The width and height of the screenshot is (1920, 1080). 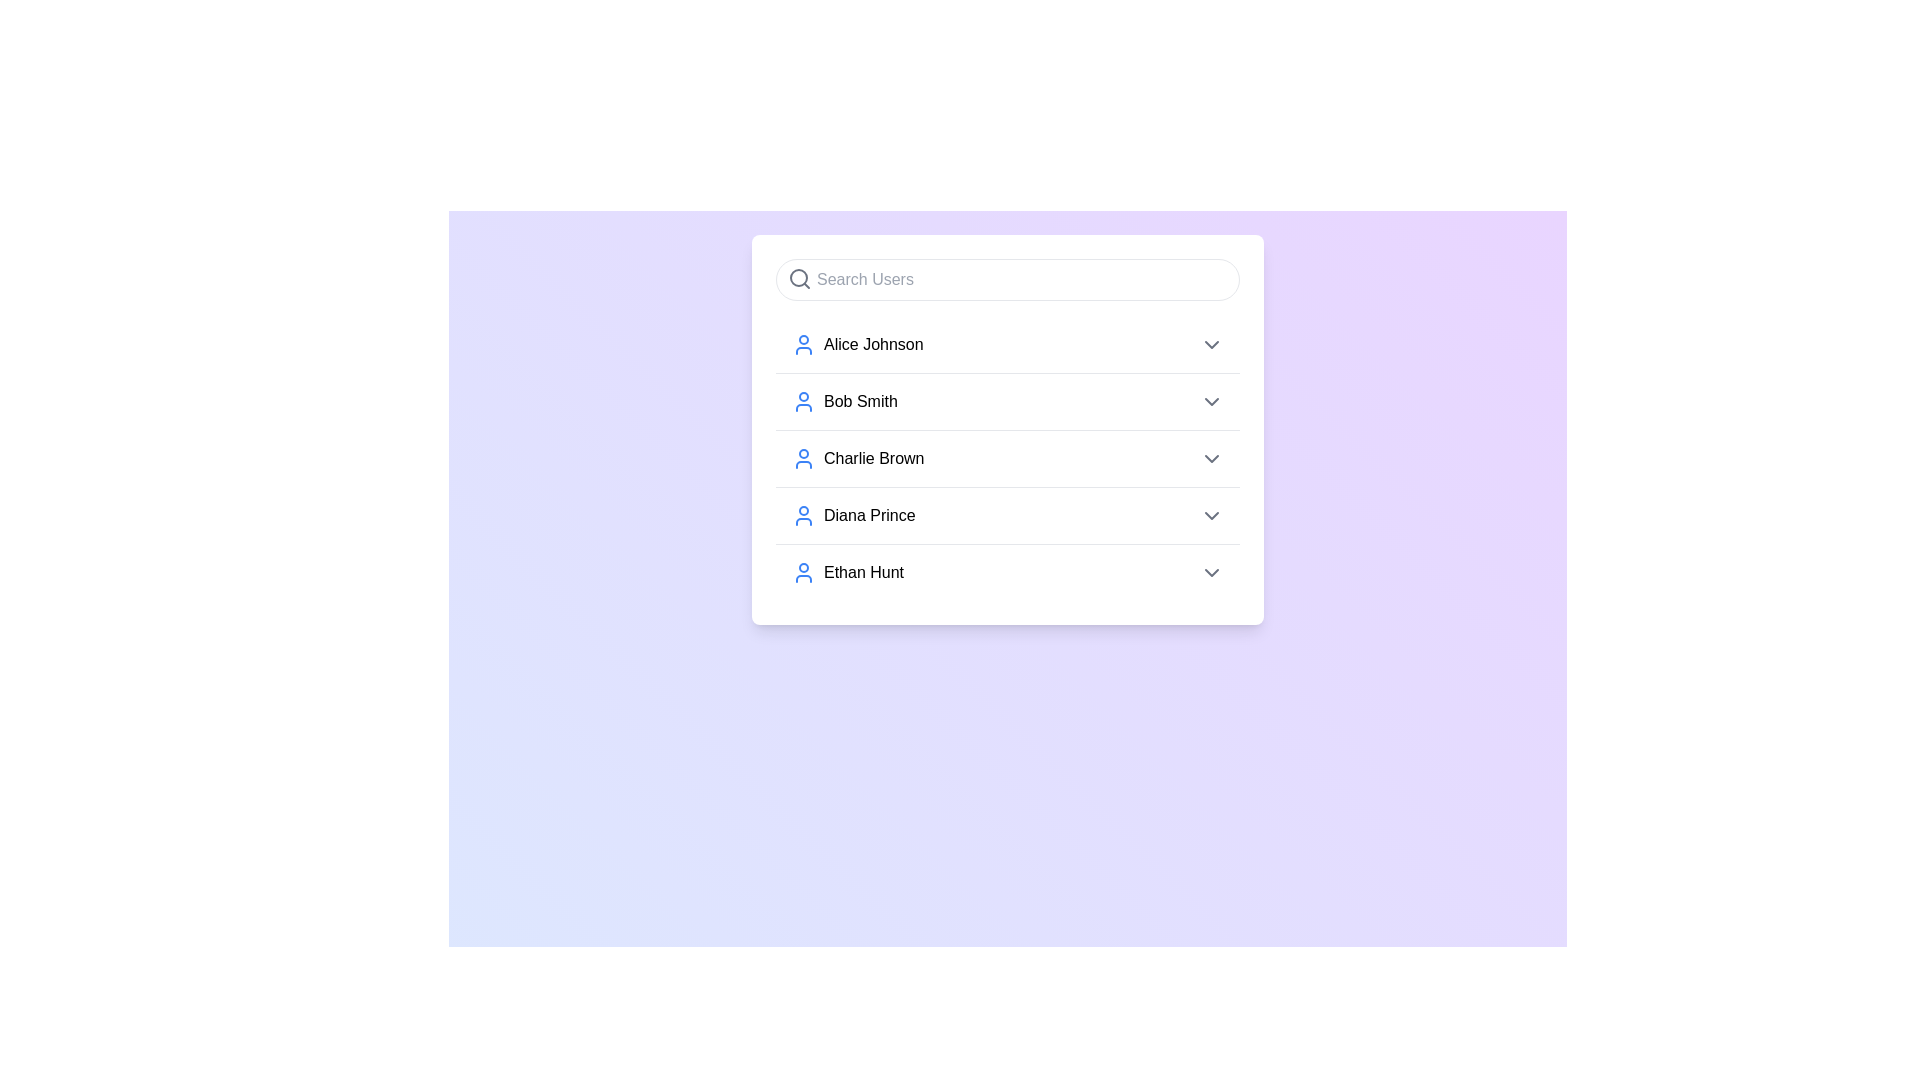 I want to click on the user profile icon located to the left of the text 'Bob Smith' in the second row of the user list, so click(x=804, y=401).